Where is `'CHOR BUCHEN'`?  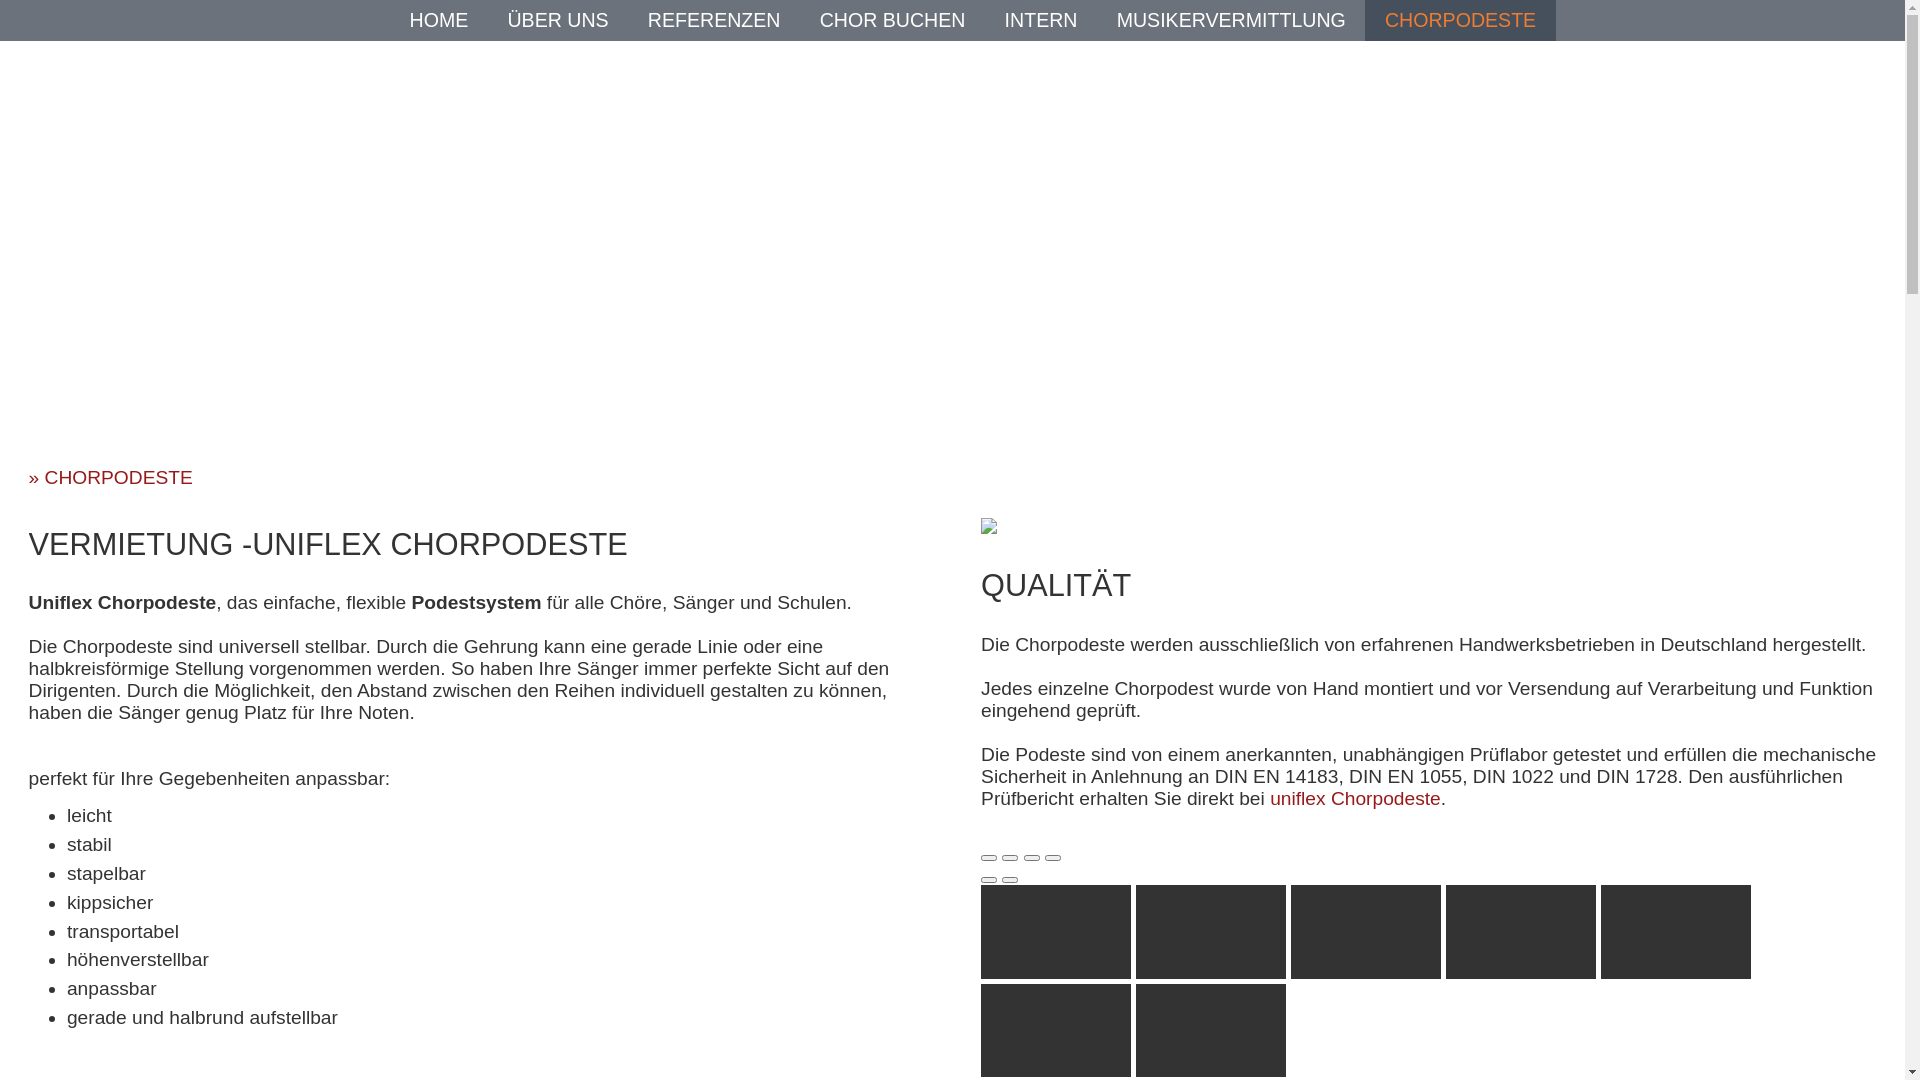
'CHOR BUCHEN' is located at coordinates (891, 19).